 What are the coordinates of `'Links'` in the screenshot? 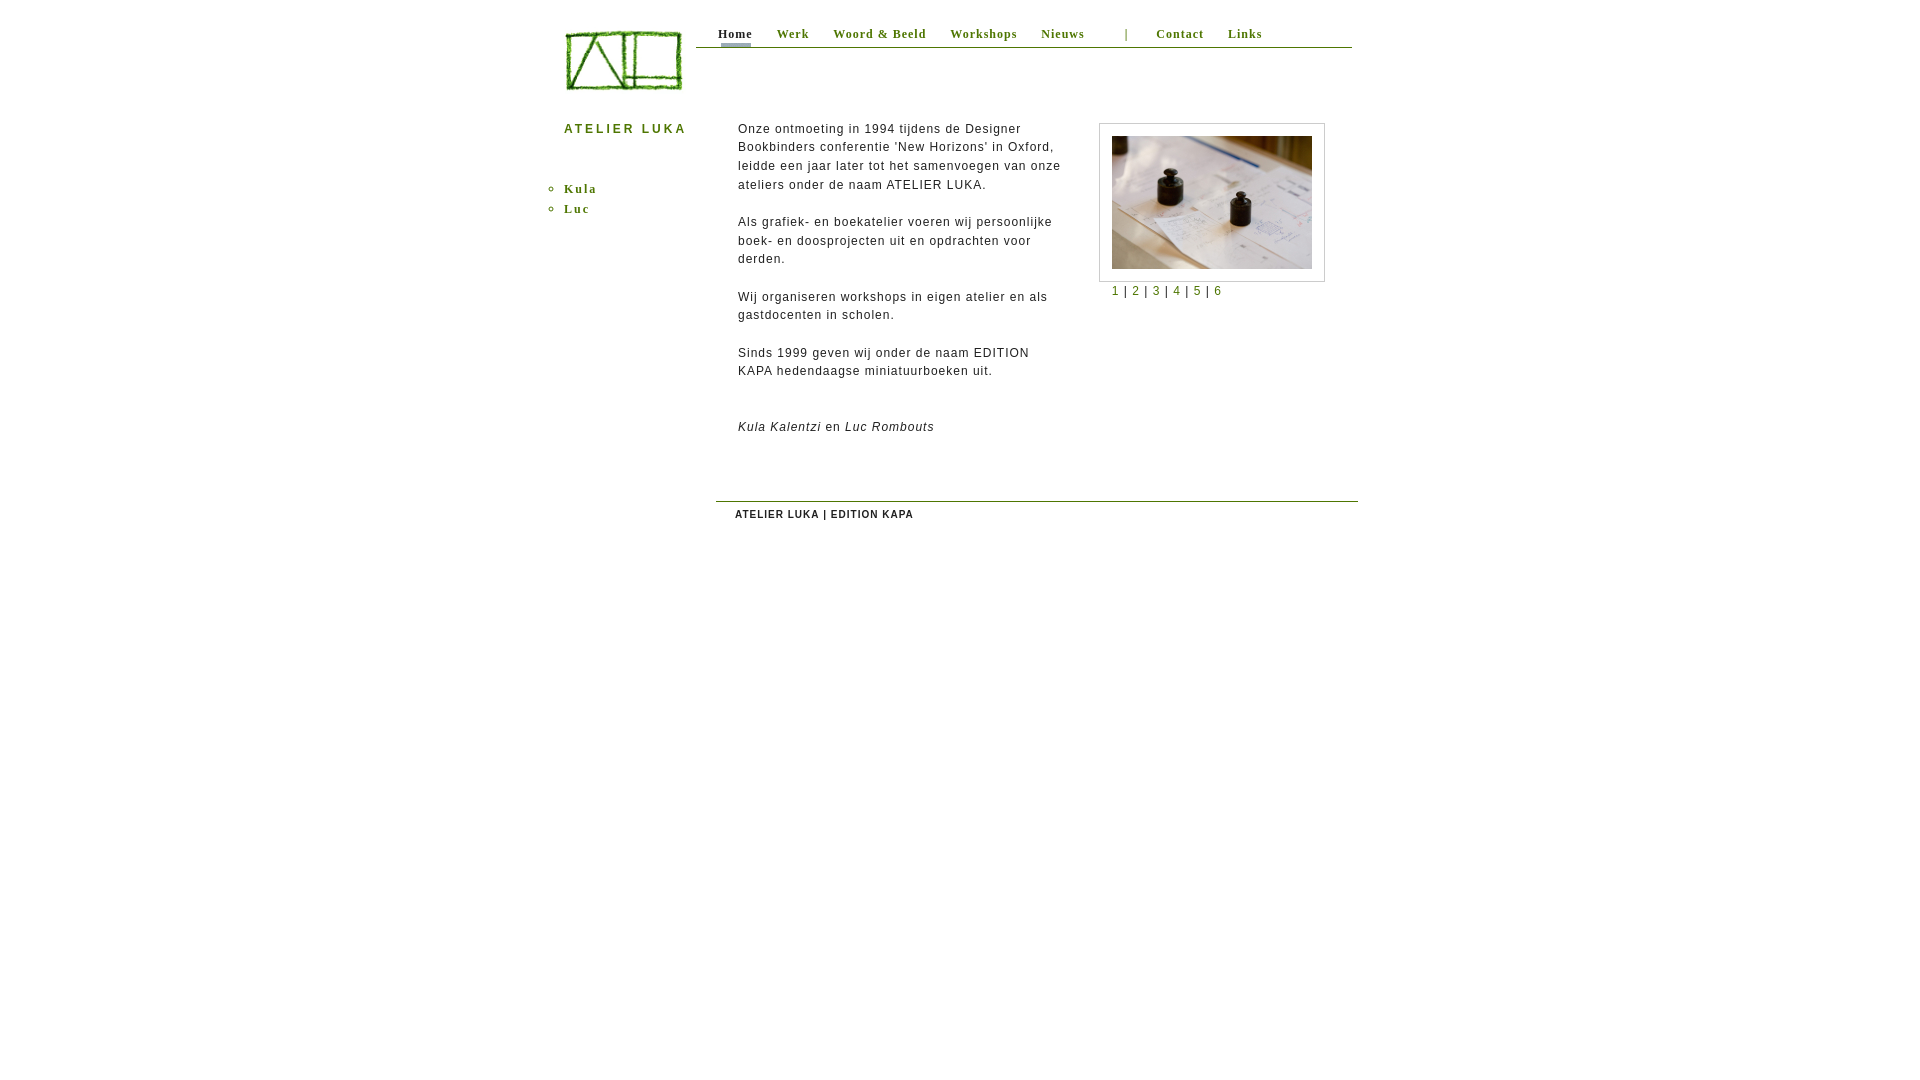 It's located at (1214, 37).